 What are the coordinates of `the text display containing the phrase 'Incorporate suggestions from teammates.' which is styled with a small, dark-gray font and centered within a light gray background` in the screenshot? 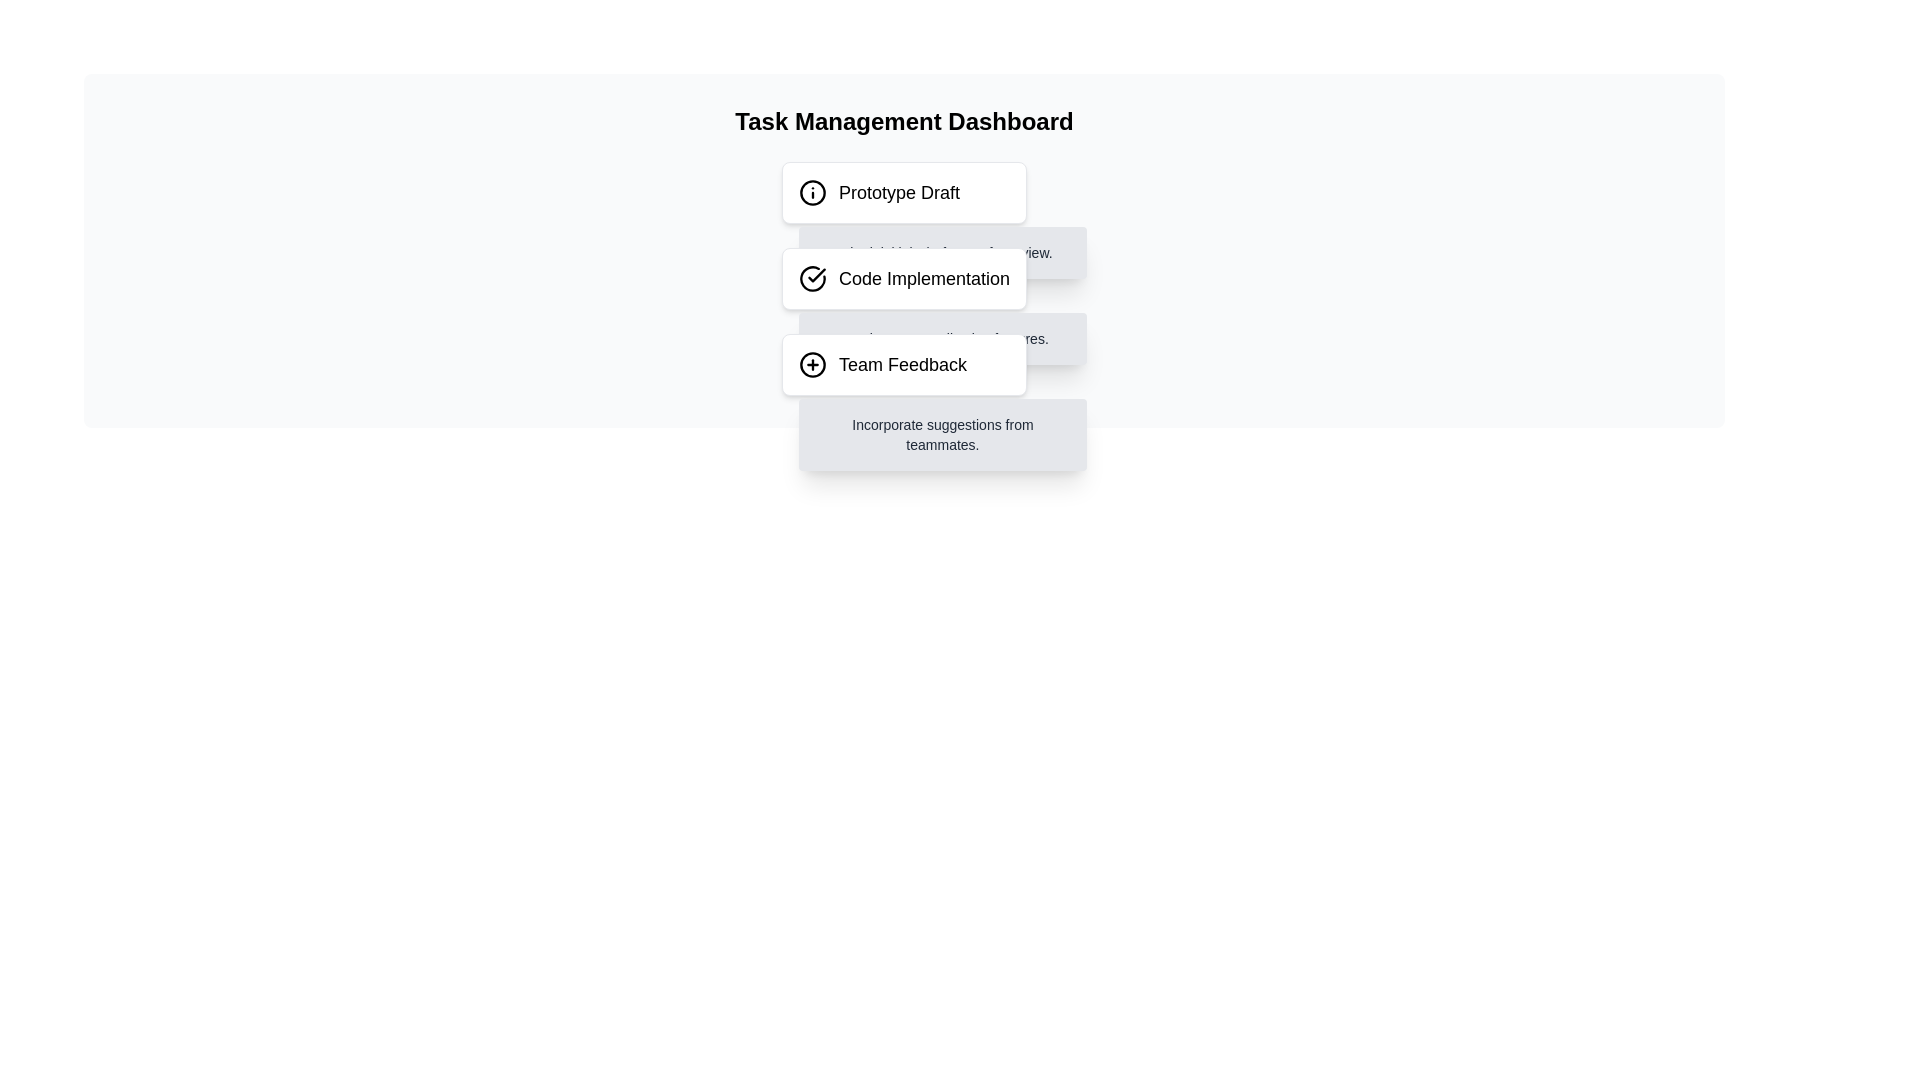 It's located at (941, 434).